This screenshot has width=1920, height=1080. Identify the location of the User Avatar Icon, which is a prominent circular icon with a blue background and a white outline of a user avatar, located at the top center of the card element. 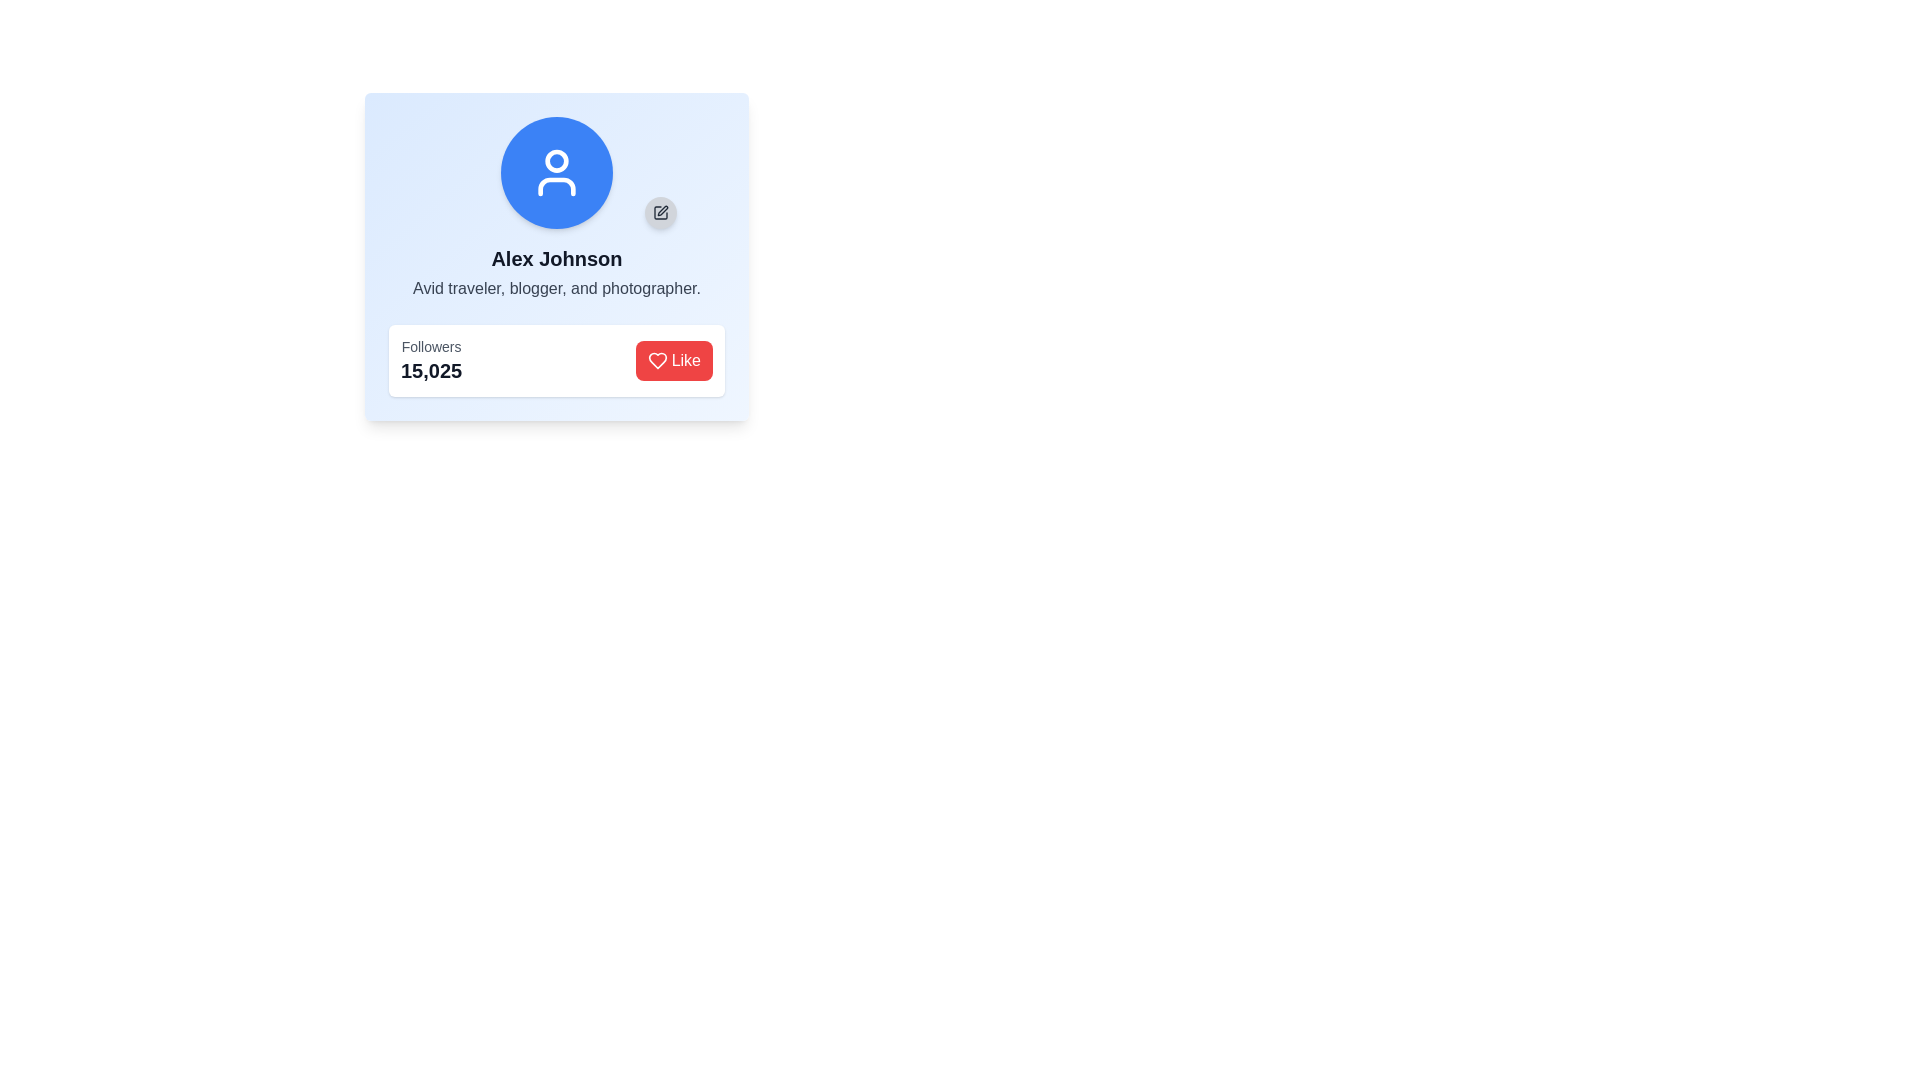
(556, 172).